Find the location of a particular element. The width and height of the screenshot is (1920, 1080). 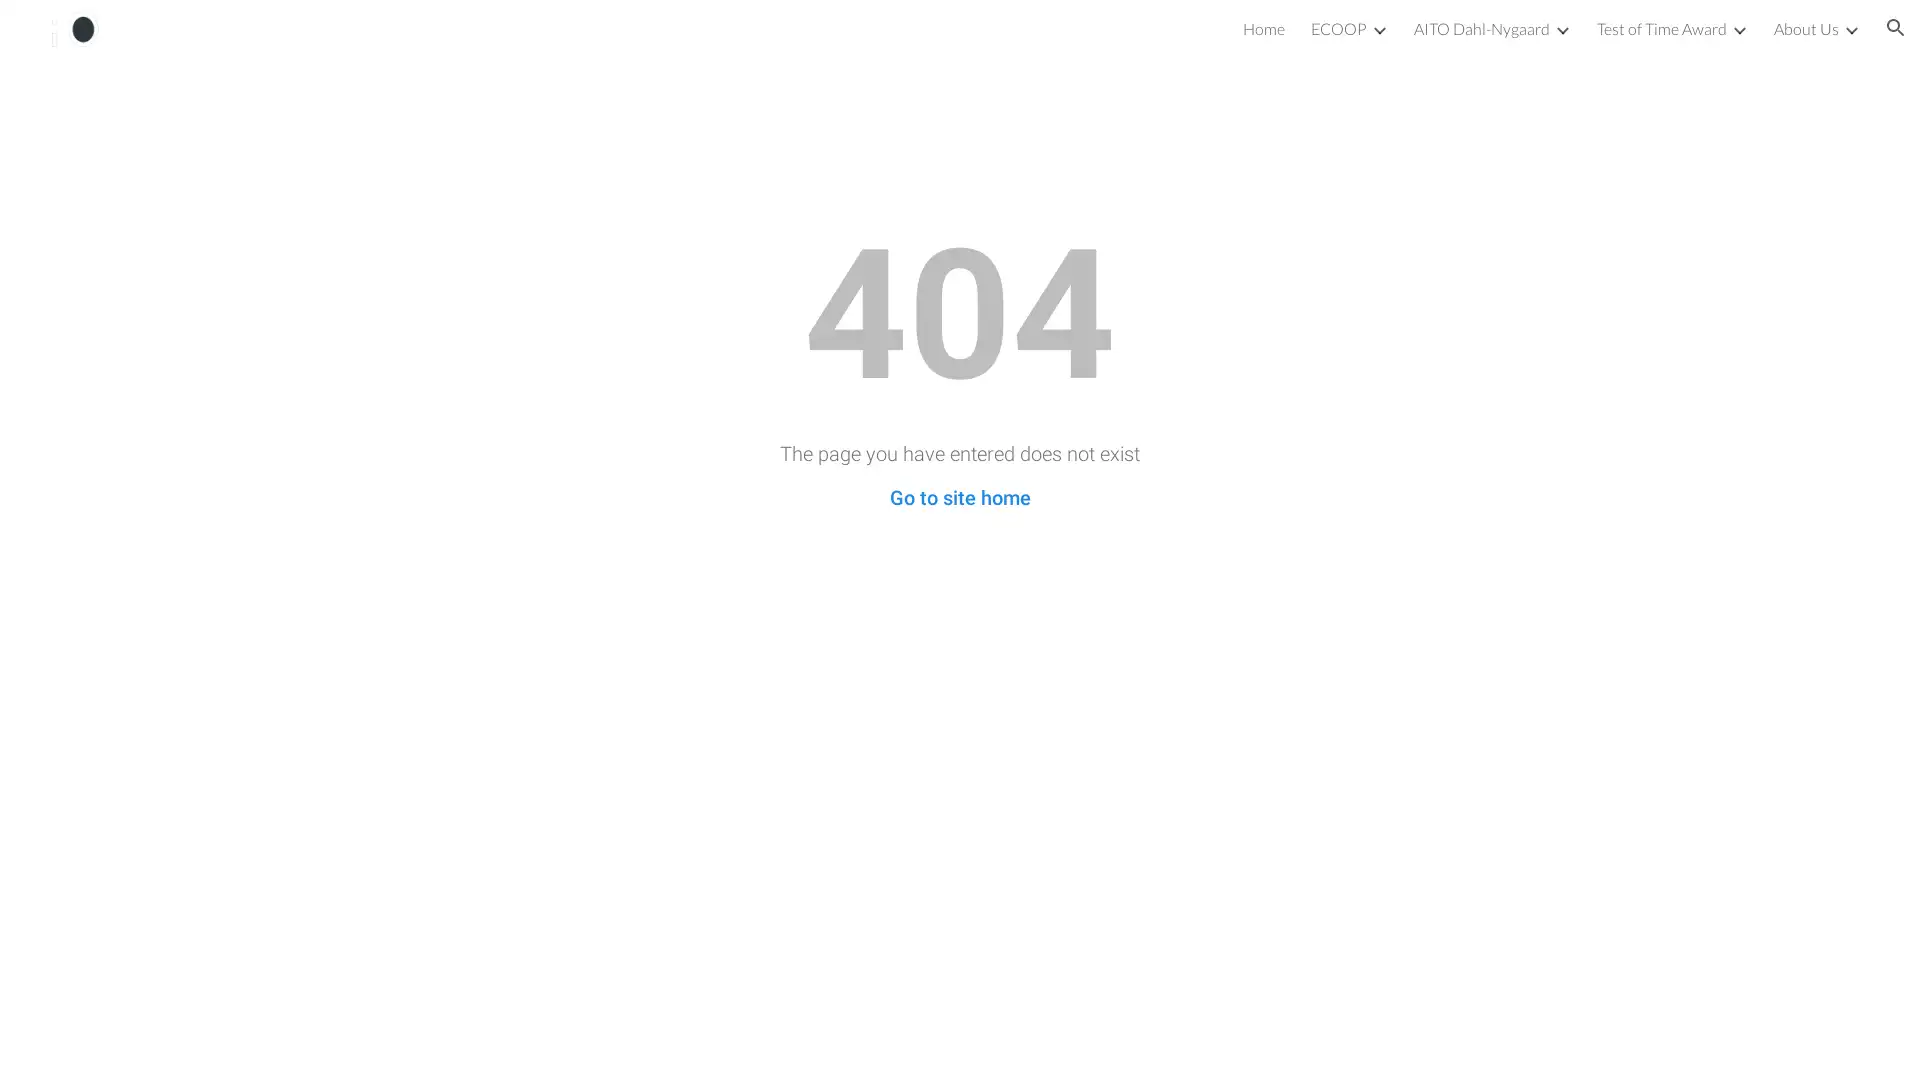

Report abuse is located at coordinates (156, 1044).